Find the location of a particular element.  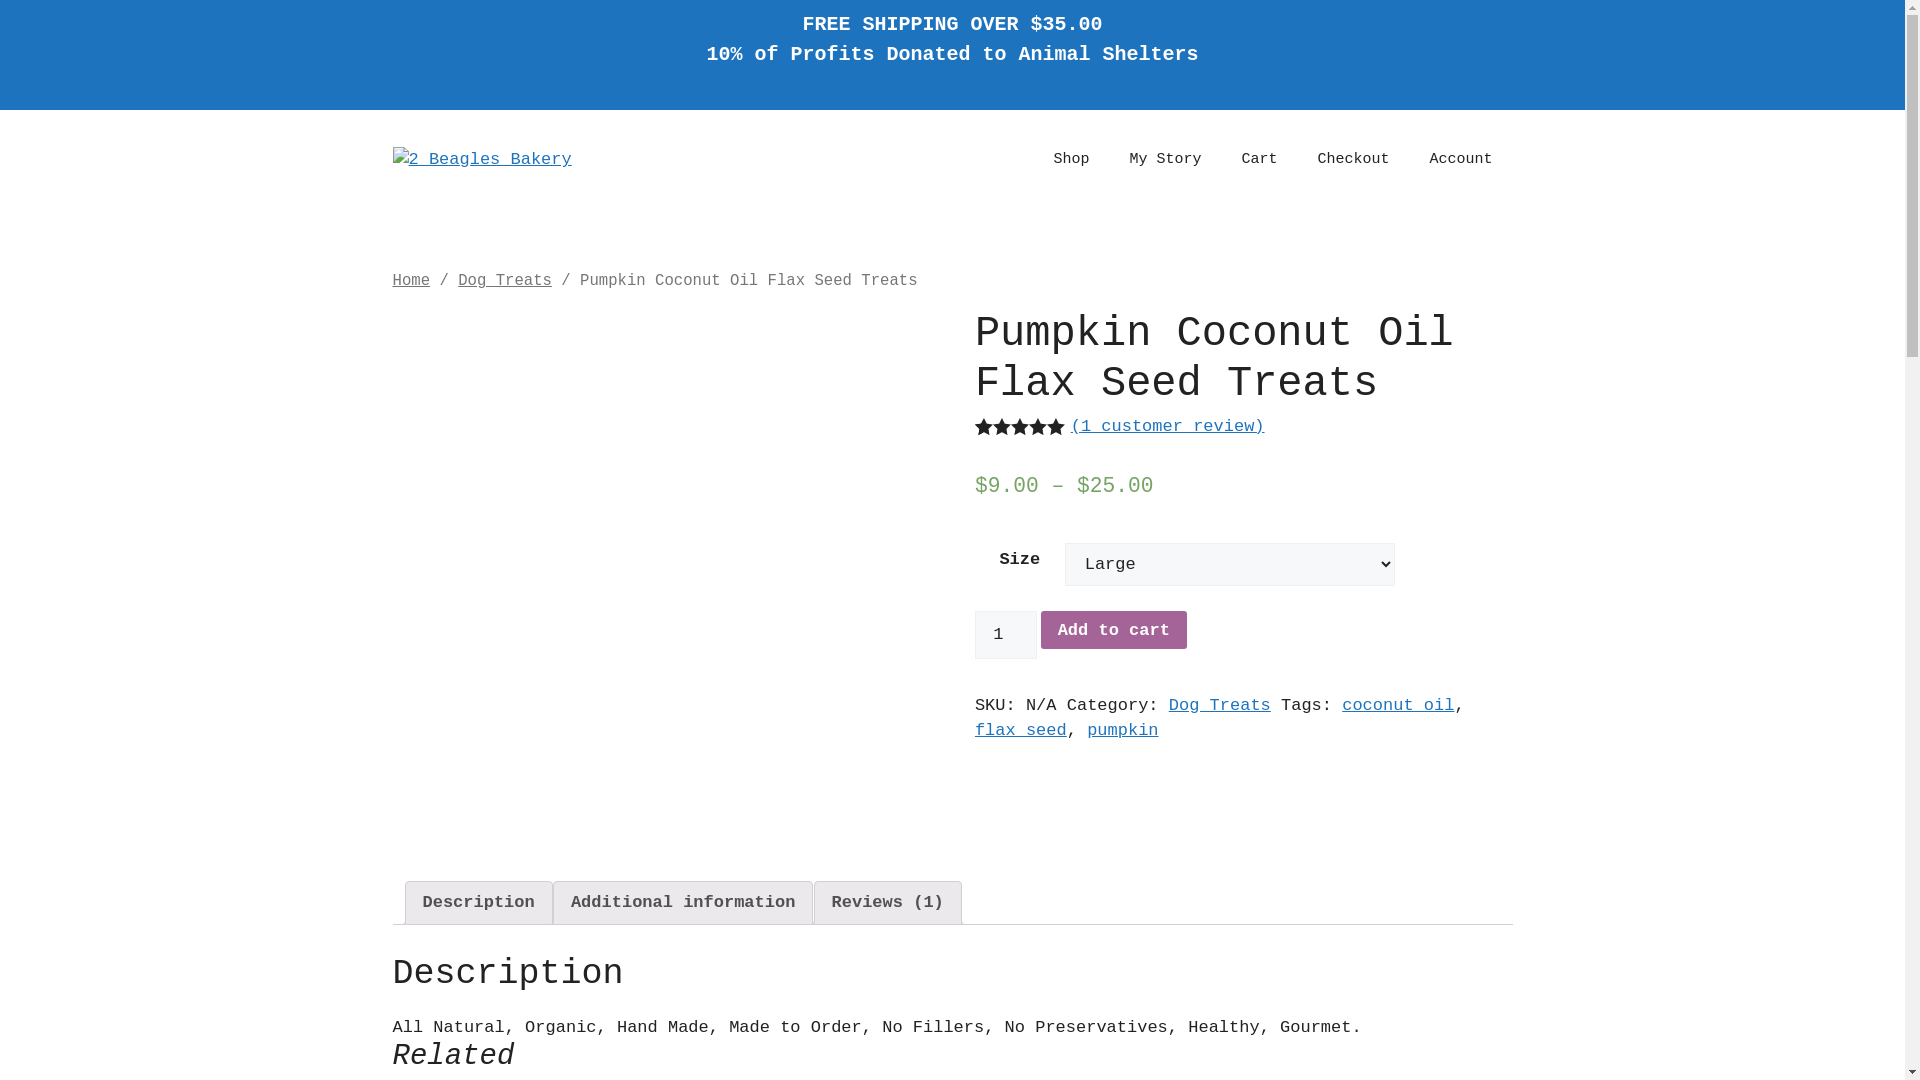

'Shop' is located at coordinates (1069, 158).